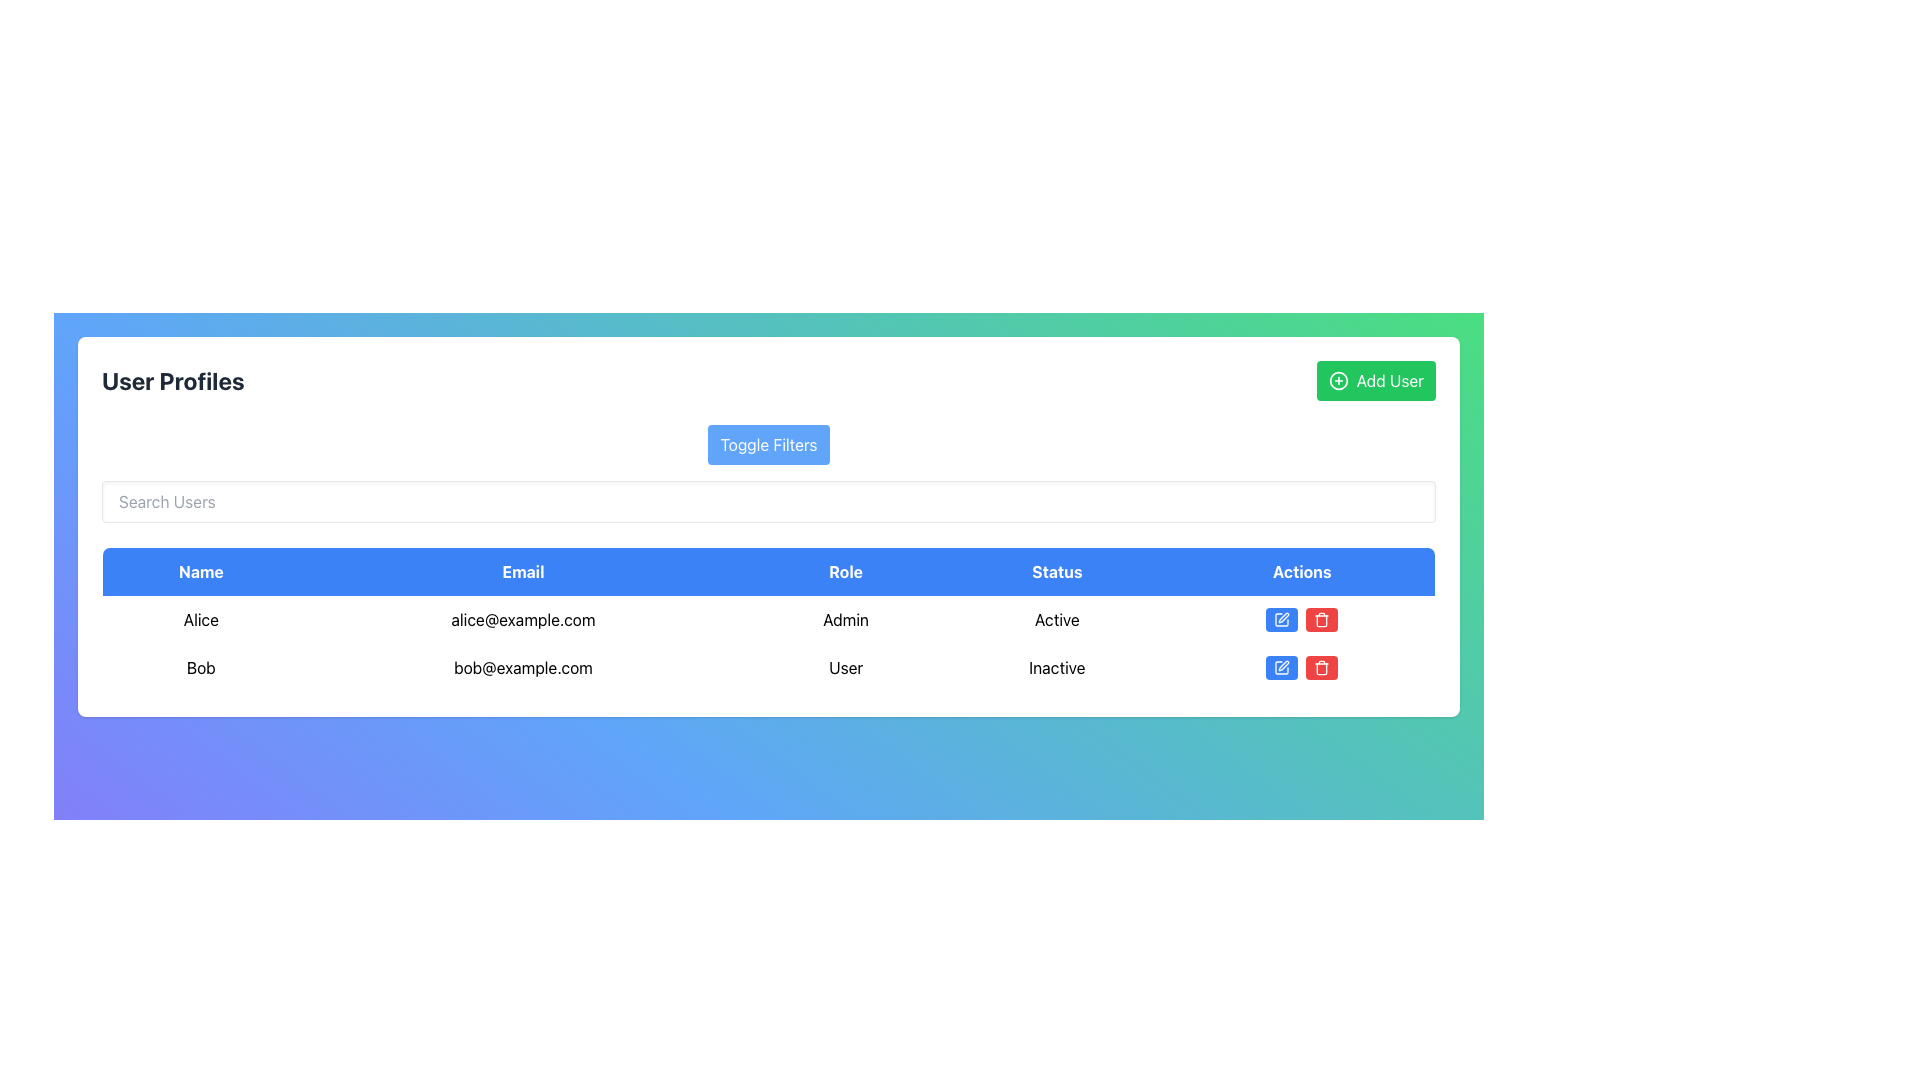 This screenshot has height=1080, width=1920. What do you see at coordinates (846, 571) in the screenshot?
I see `the Table Header Cell displaying 'Role' in white font on a blue background, which is the third element in the header row of the table` at bounding box center [846, 571].